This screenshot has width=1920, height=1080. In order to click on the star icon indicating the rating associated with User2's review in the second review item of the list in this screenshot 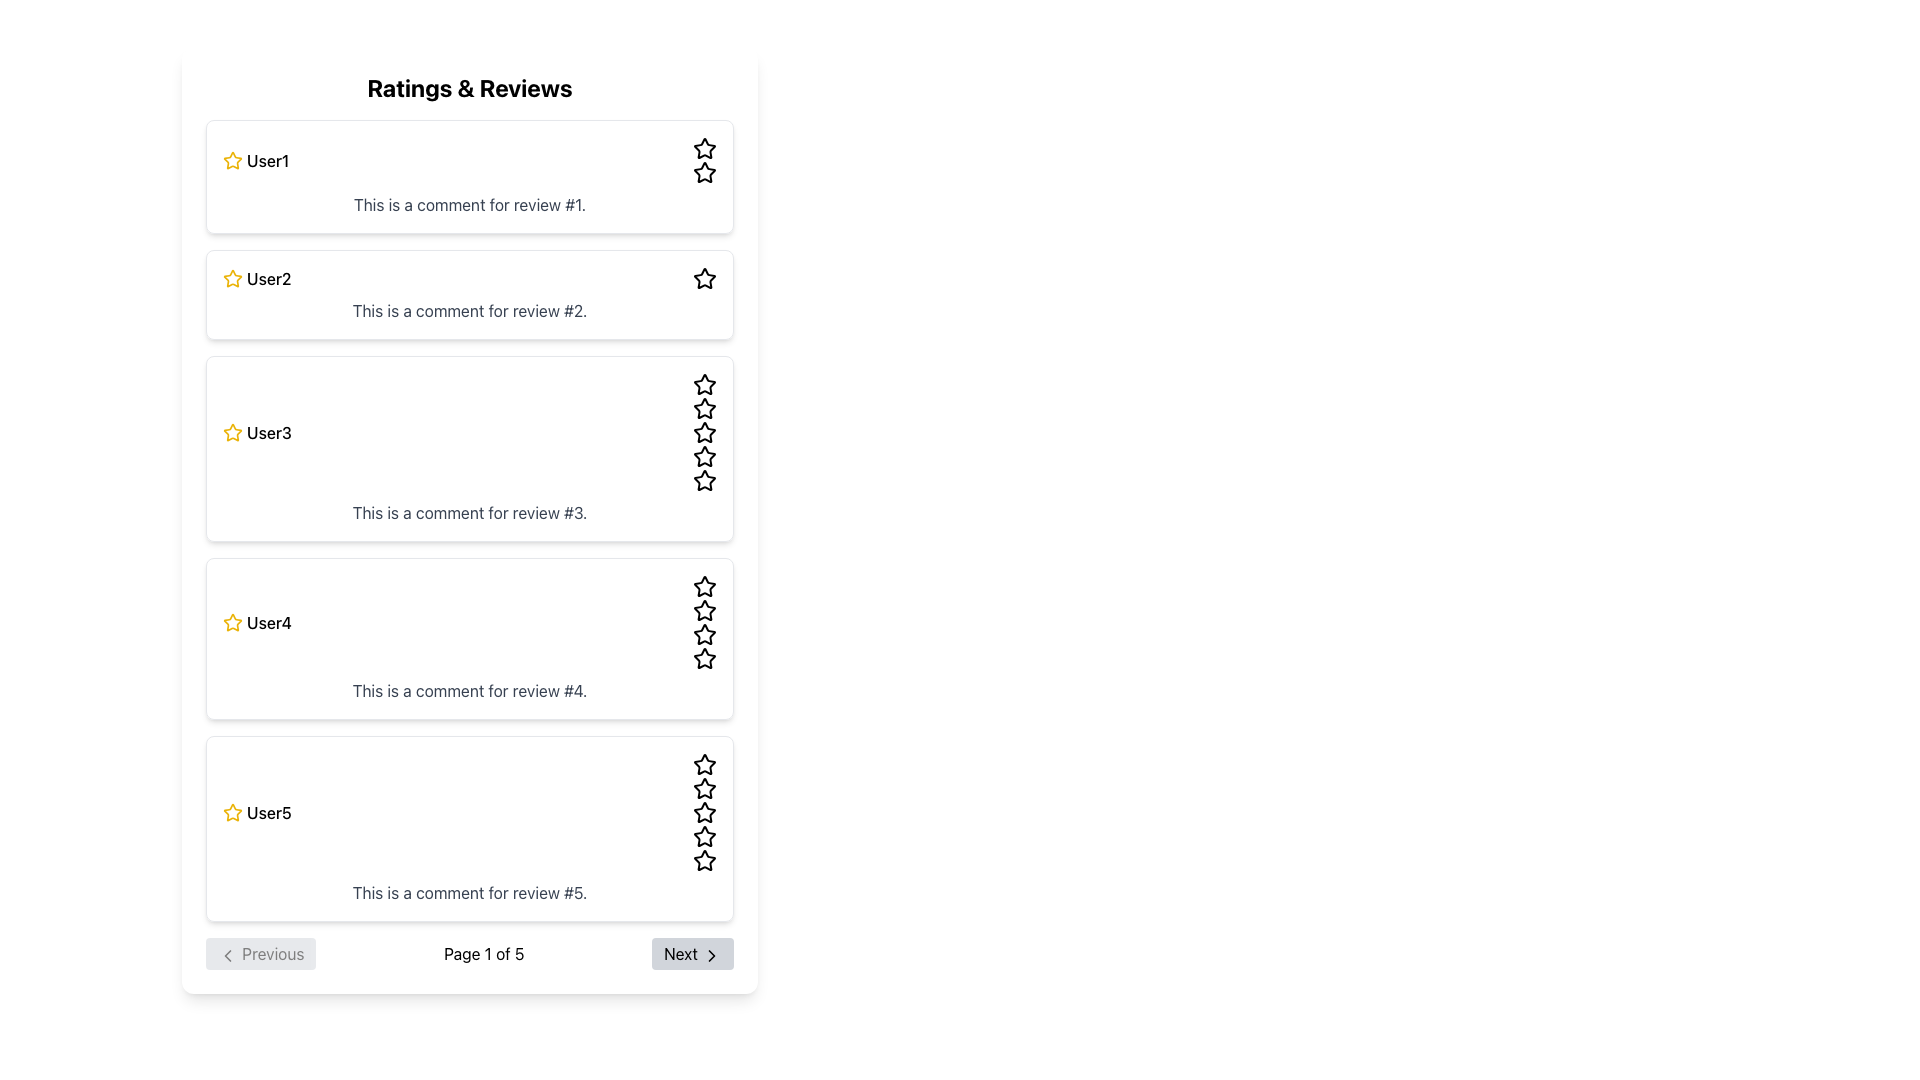, I will do `click(233, 278)`.